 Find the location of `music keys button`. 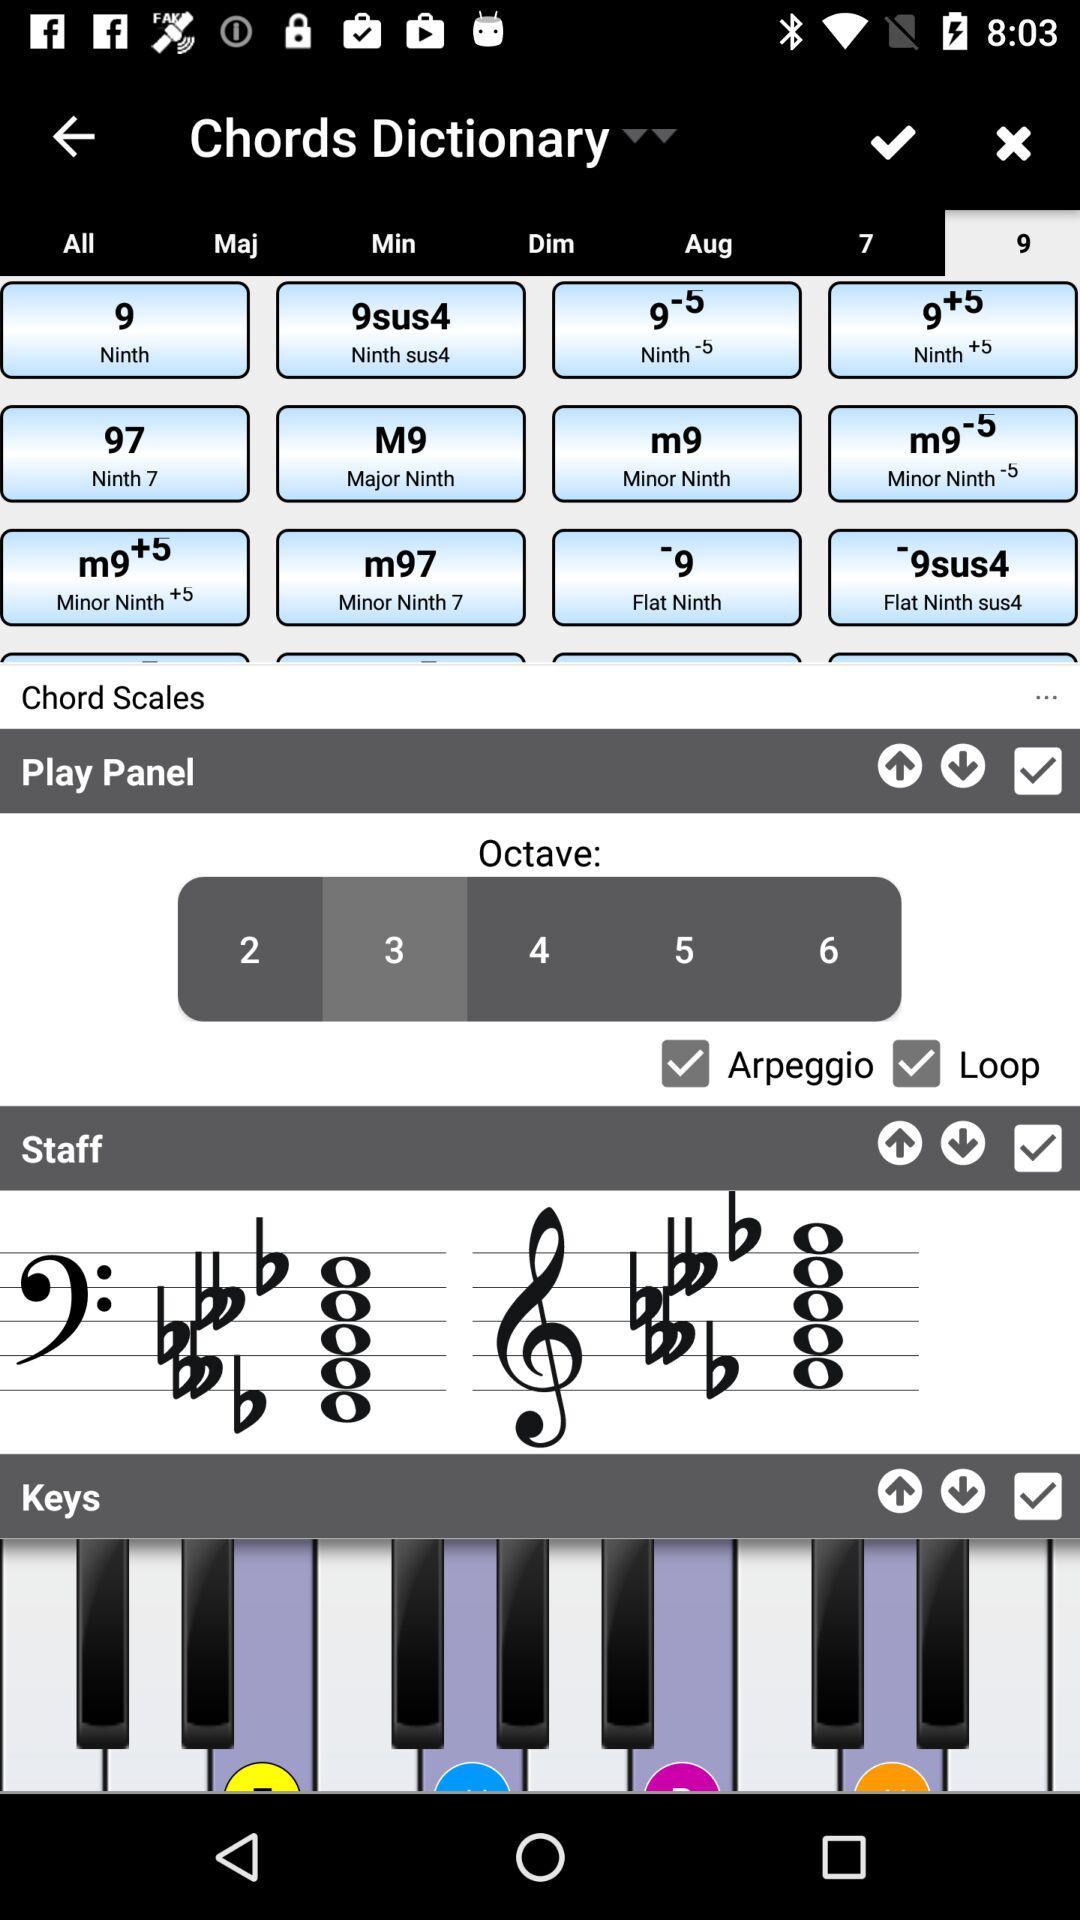

music keys button is located at coordinates (51, 1665).